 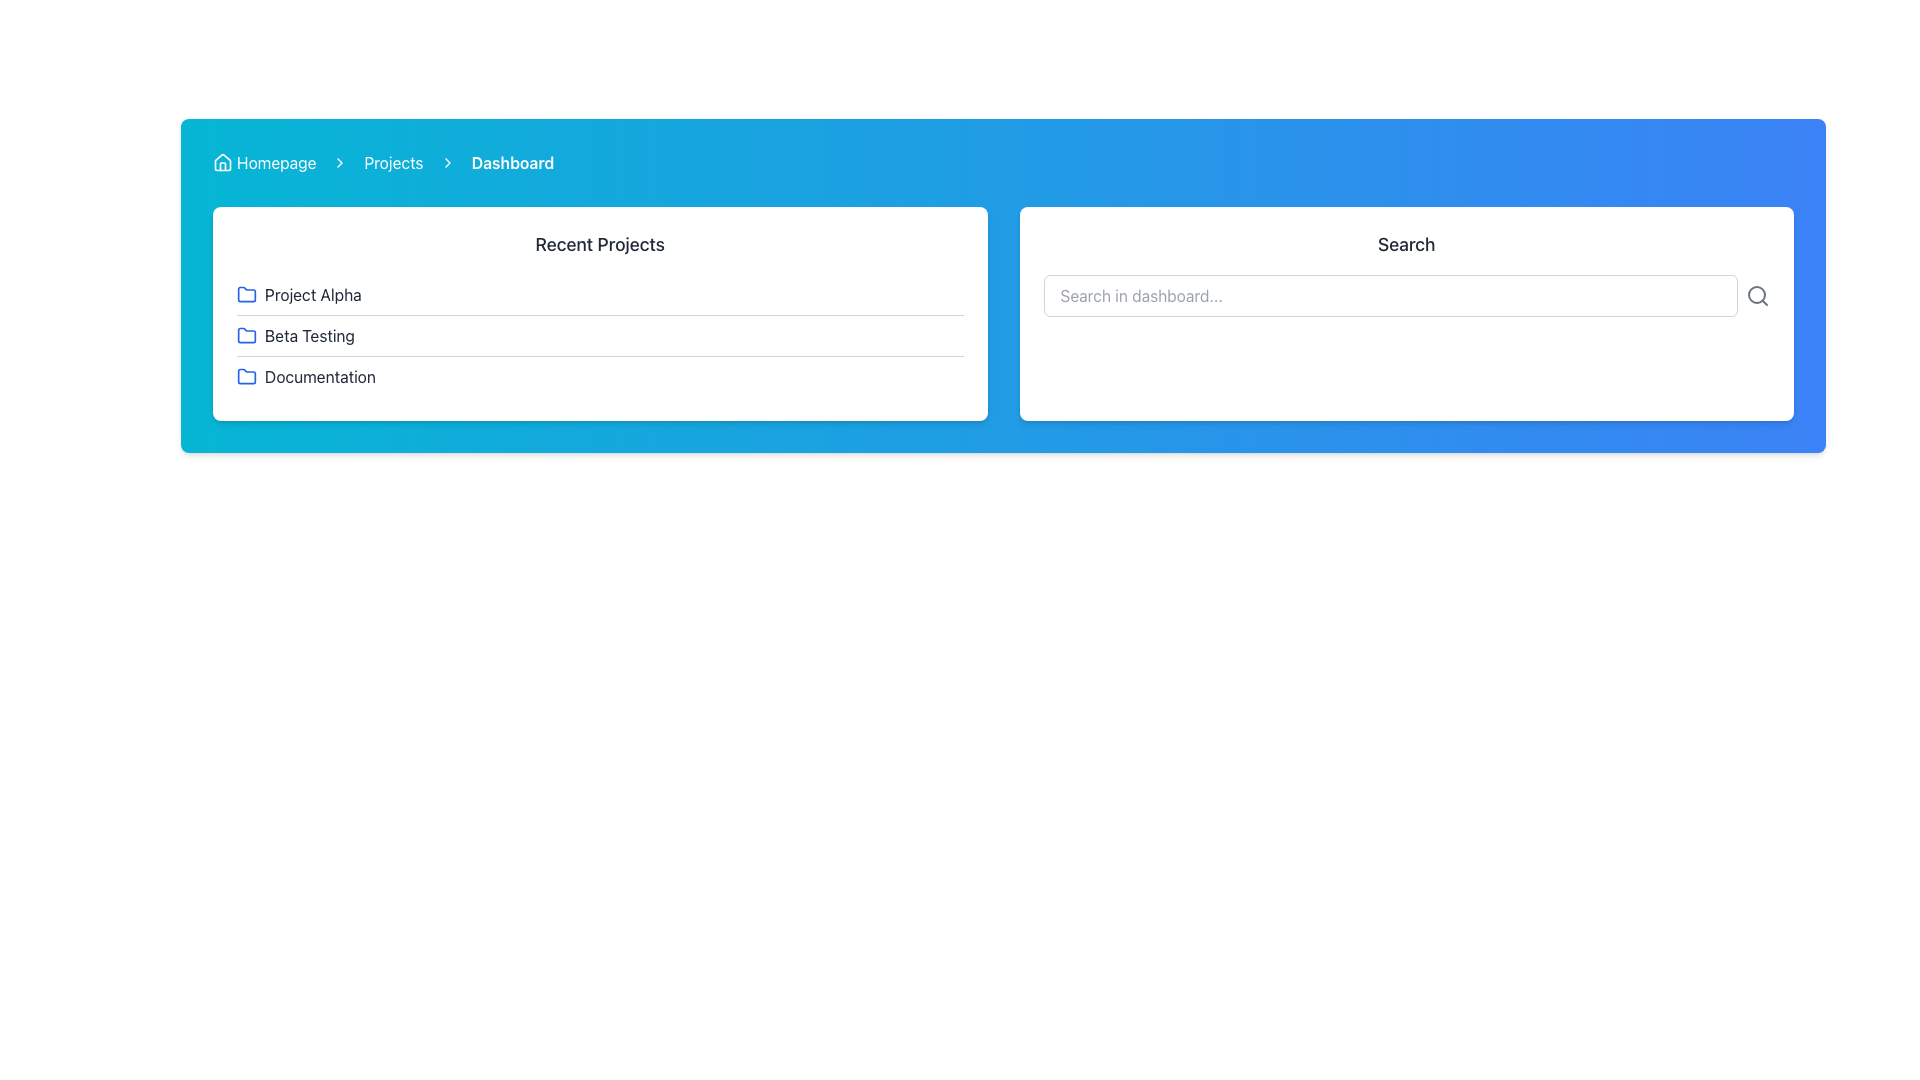 I want to click on the folder icon with a blue outline located to the left of the 'Project Alpha' text entry in the recent projects list, so click(x=245, y=294).